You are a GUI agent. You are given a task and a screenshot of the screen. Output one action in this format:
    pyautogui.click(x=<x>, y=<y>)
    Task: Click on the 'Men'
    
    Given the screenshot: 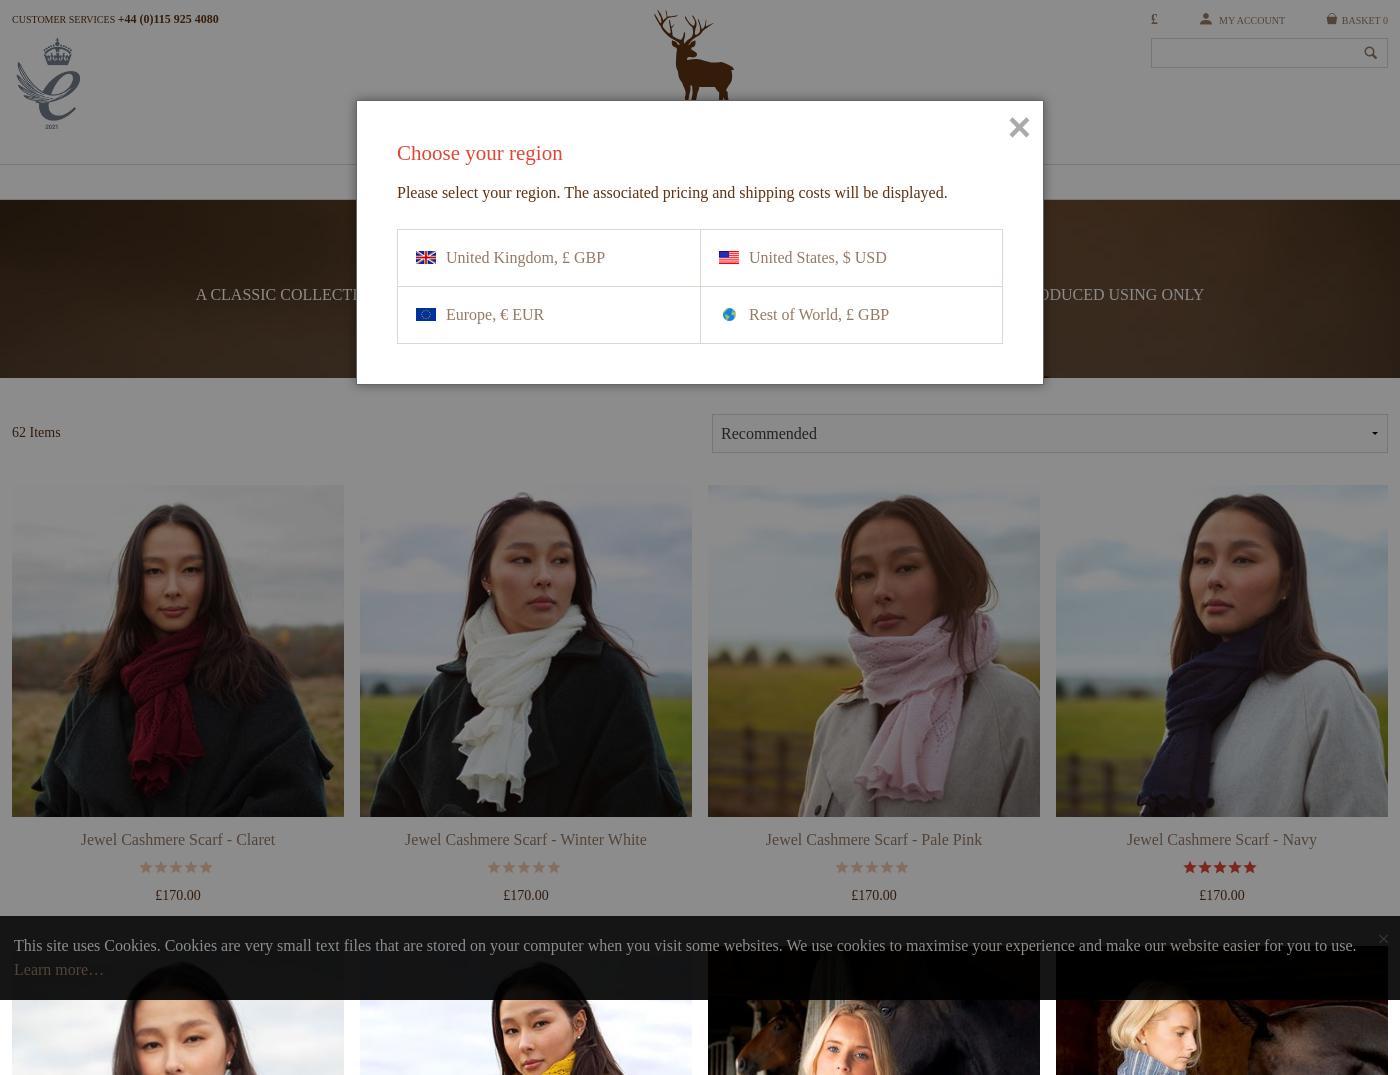 What is the action you would take?
    pyautogui.click(x=638, y=187)
    